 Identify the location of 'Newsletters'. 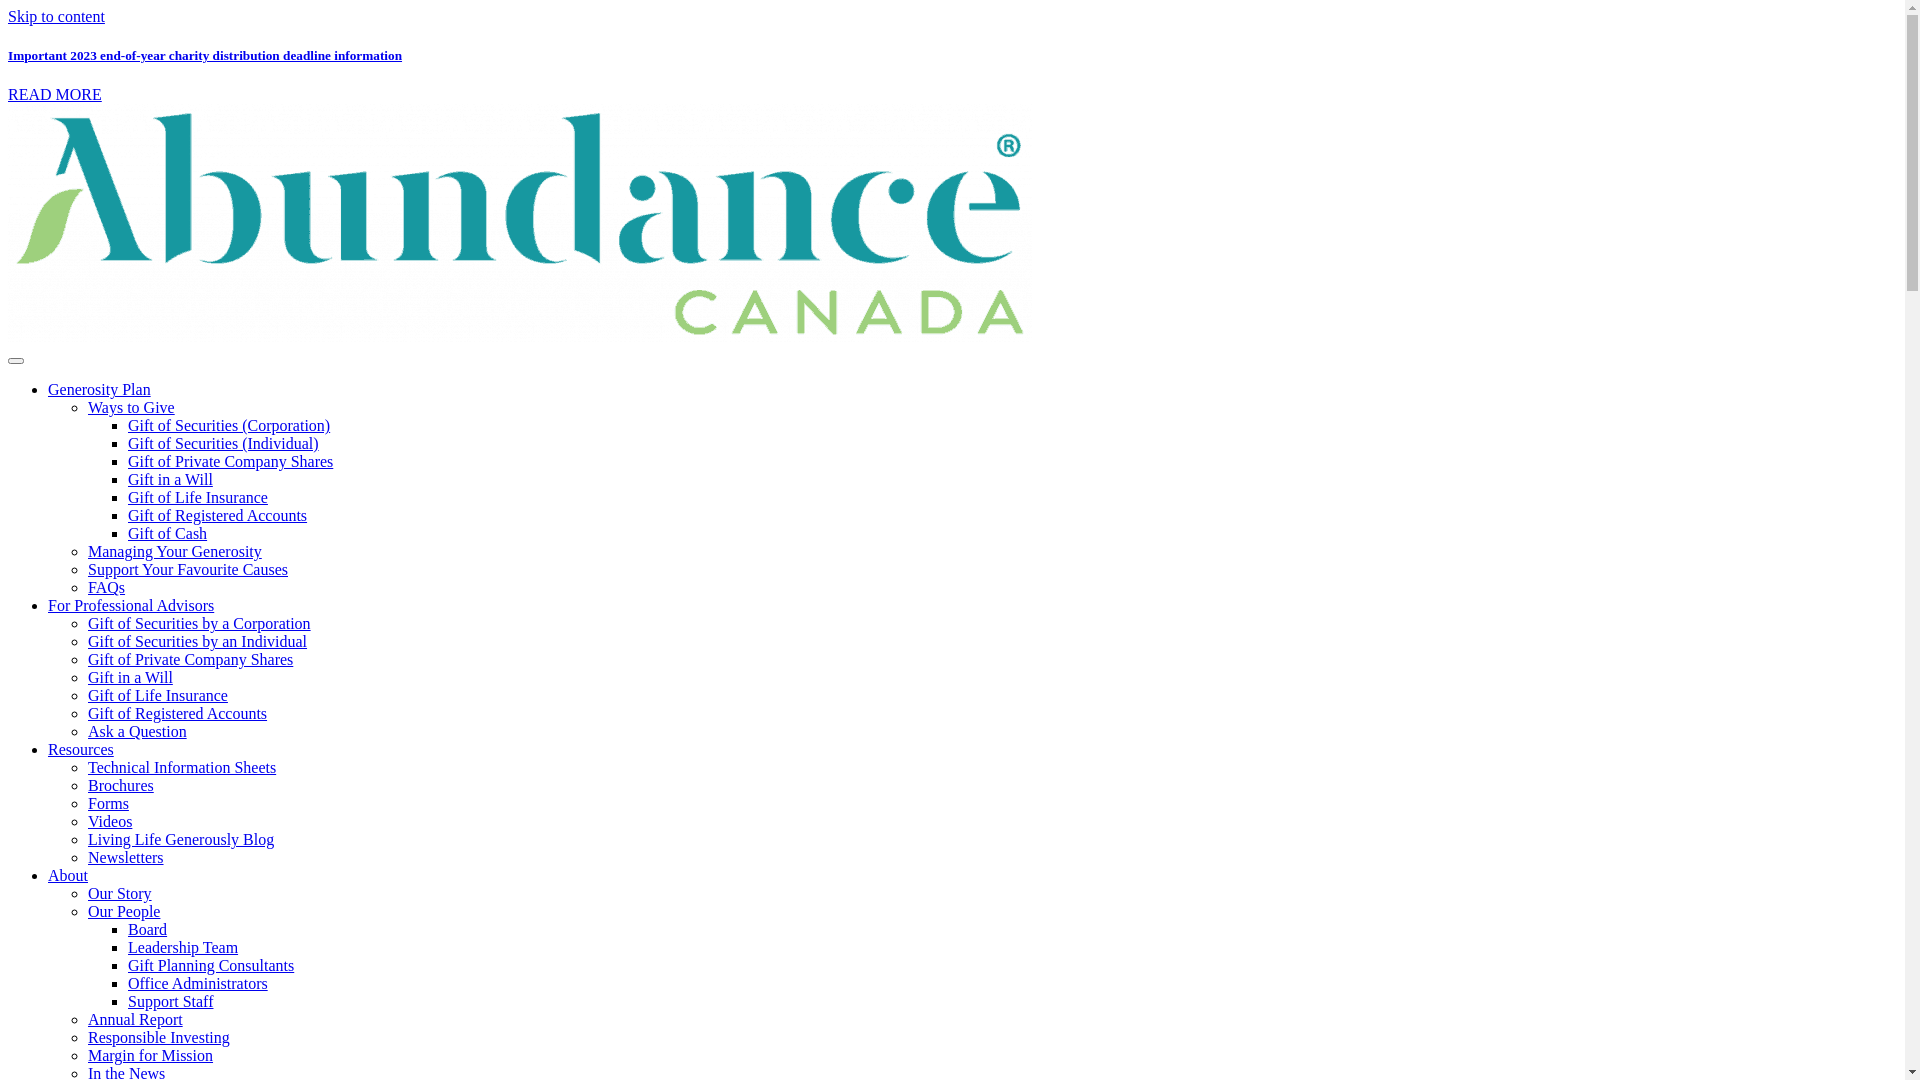
(124, 856).